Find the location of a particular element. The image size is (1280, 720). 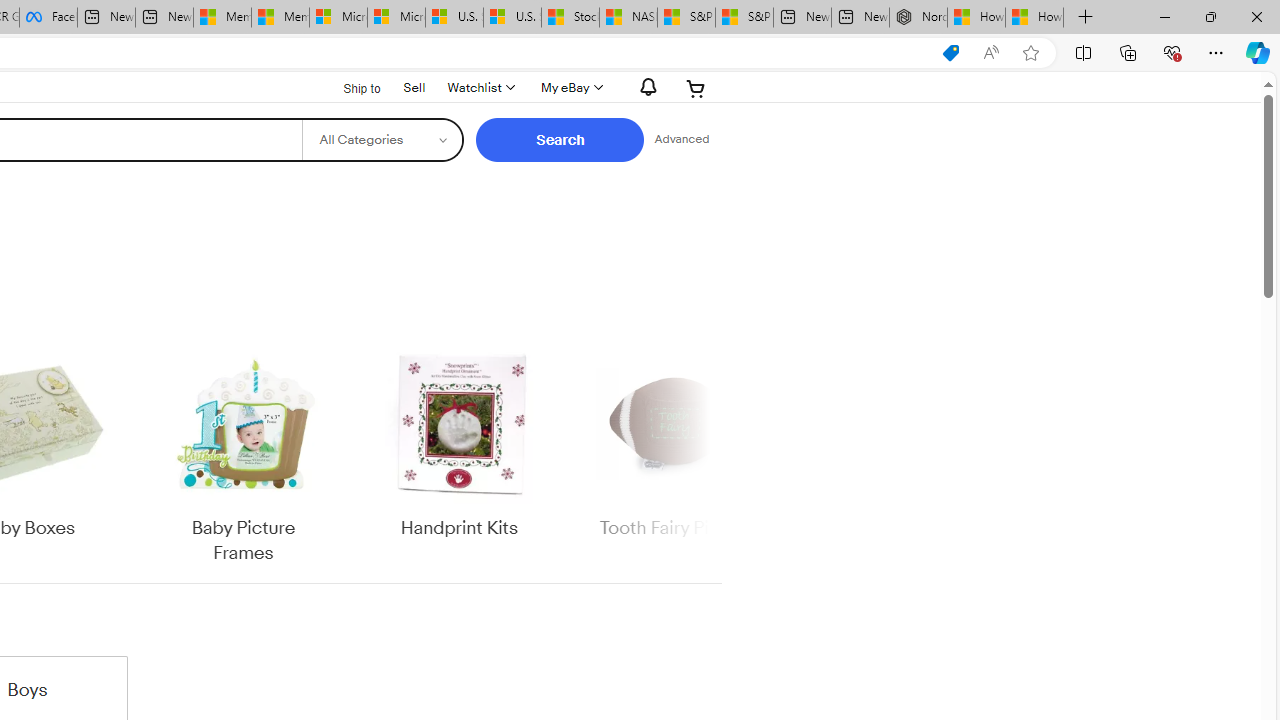

'Collections' is located at coordinates (1128, 51).